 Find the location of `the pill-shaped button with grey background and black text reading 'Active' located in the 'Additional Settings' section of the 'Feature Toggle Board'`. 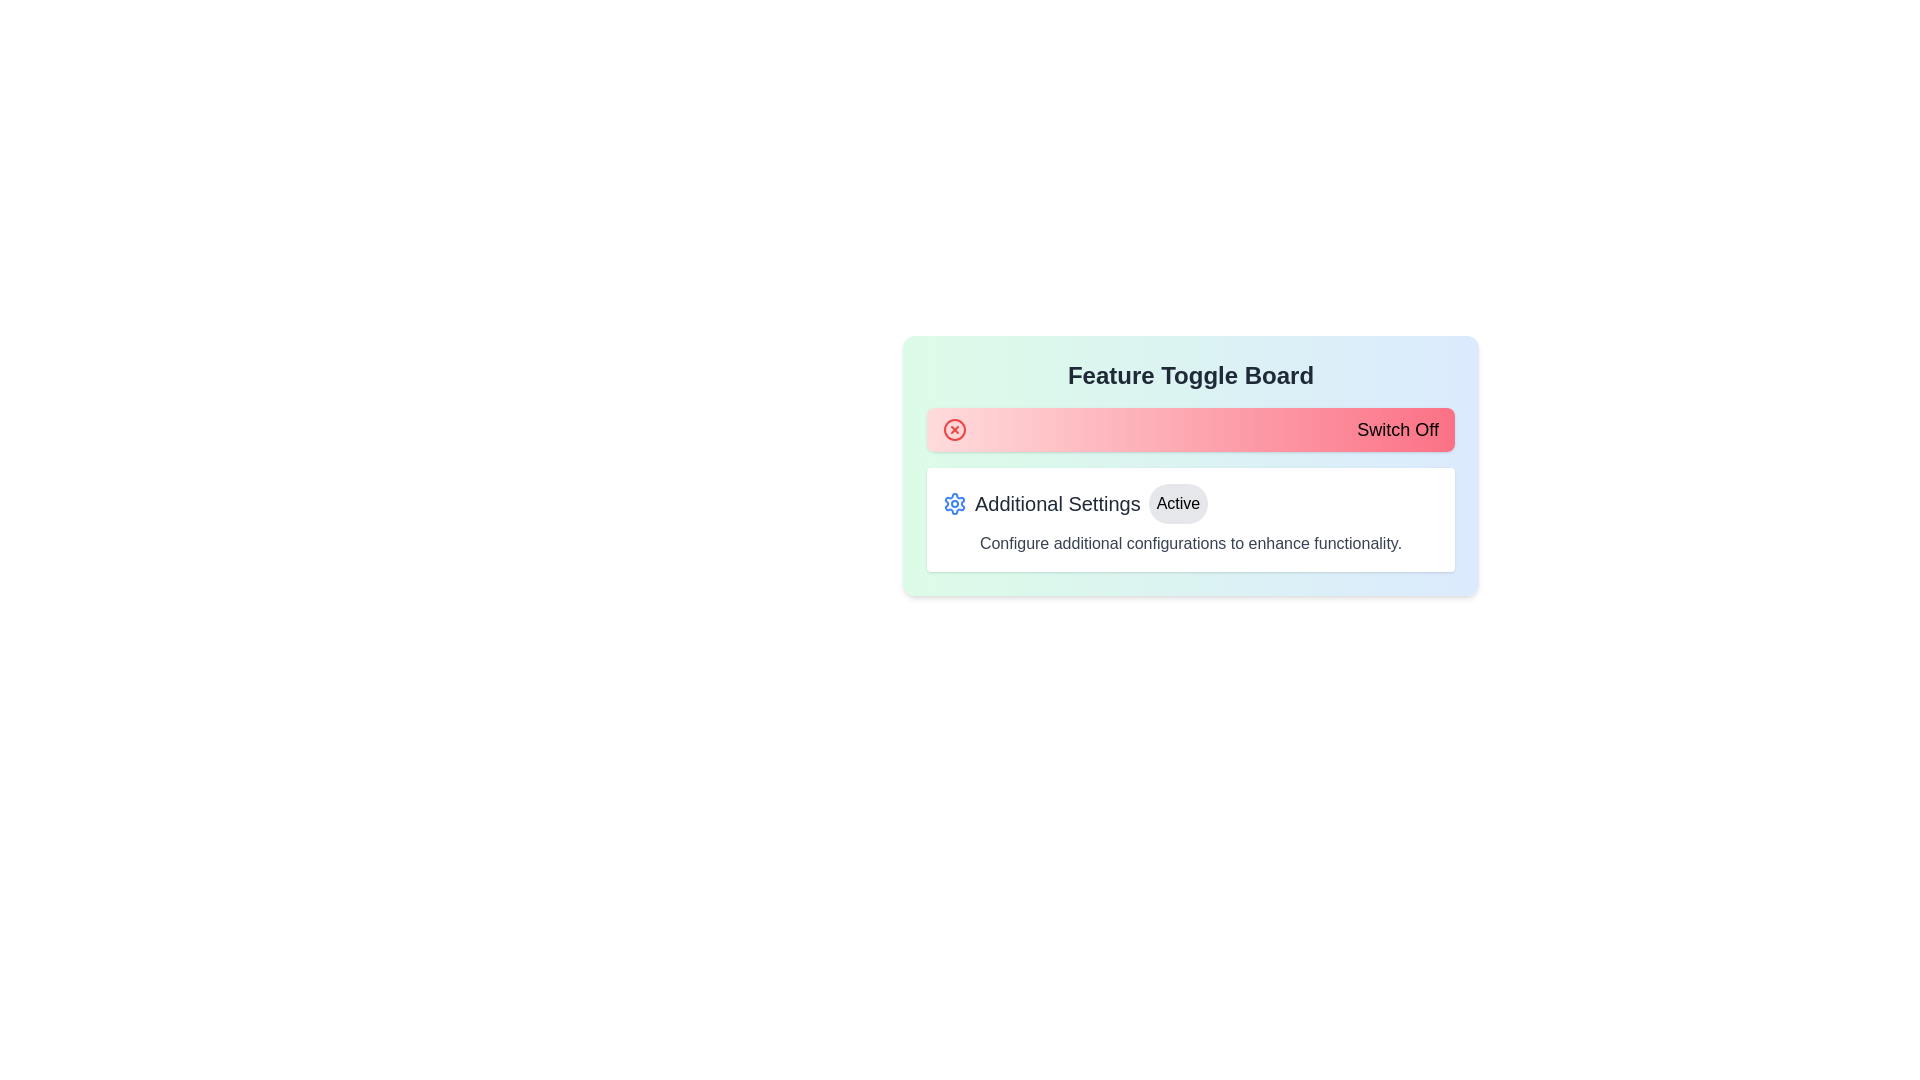

the pill-shaped button with grey background and black text reading 'Active' located in the 'Additional Settings' section of the 'Feature Toggle Board' is located at coordinates (1178, 503).